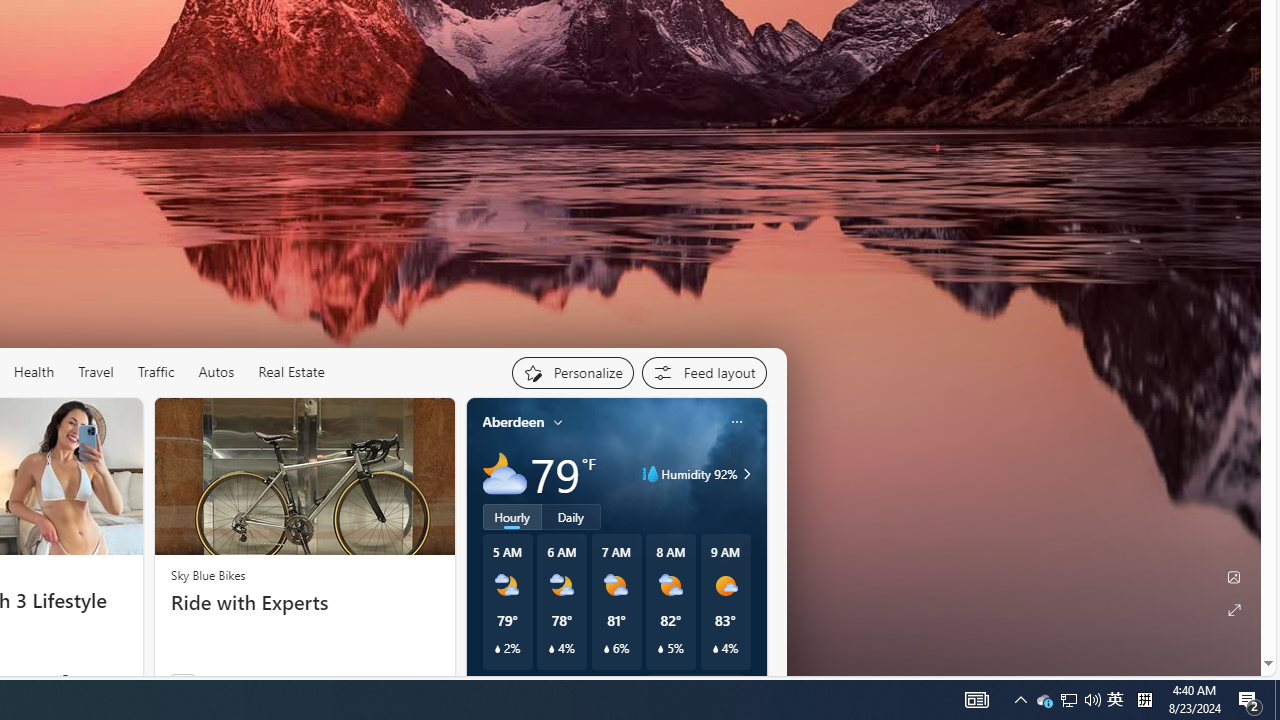 The width and height of the screenshot is (1280, 720). I want to click on 'Mostly cloudy', so click(504, 474).